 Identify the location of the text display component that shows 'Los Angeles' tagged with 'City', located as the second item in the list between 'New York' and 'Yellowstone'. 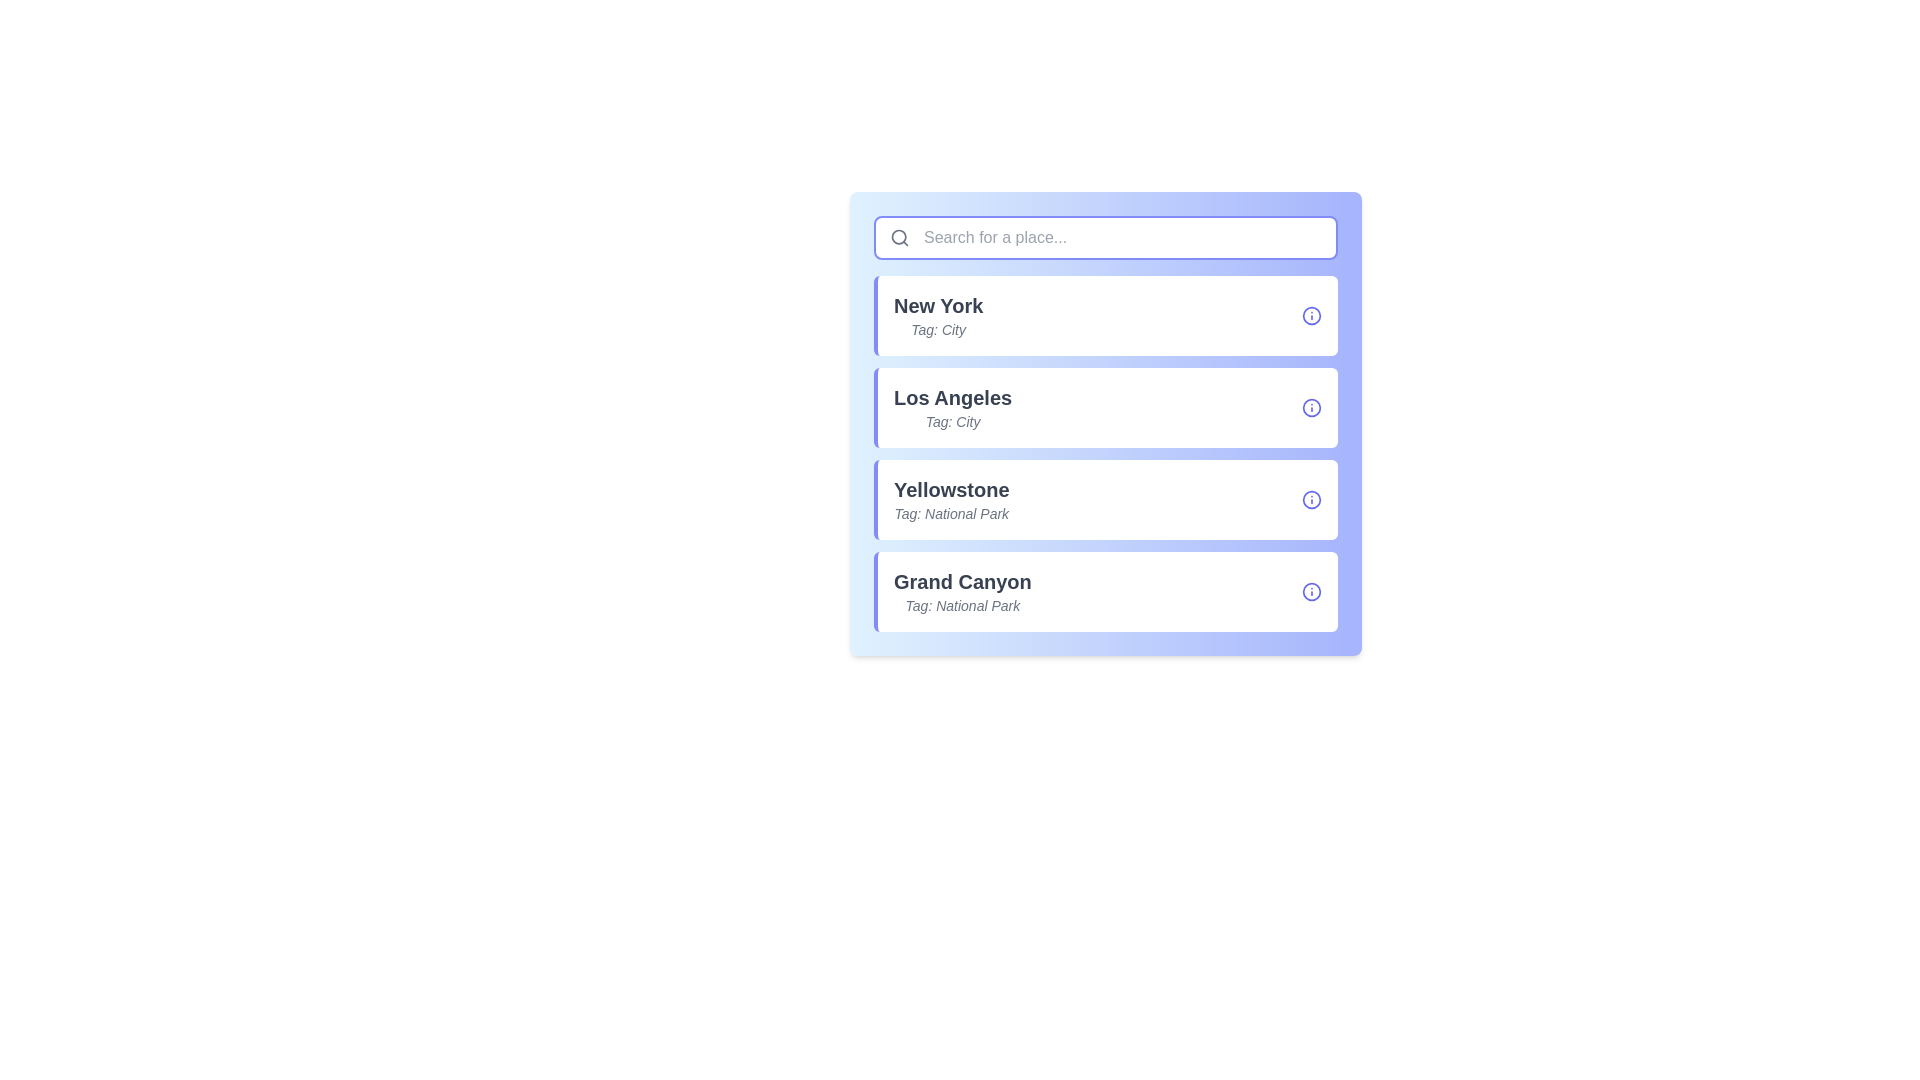
(952, 407).